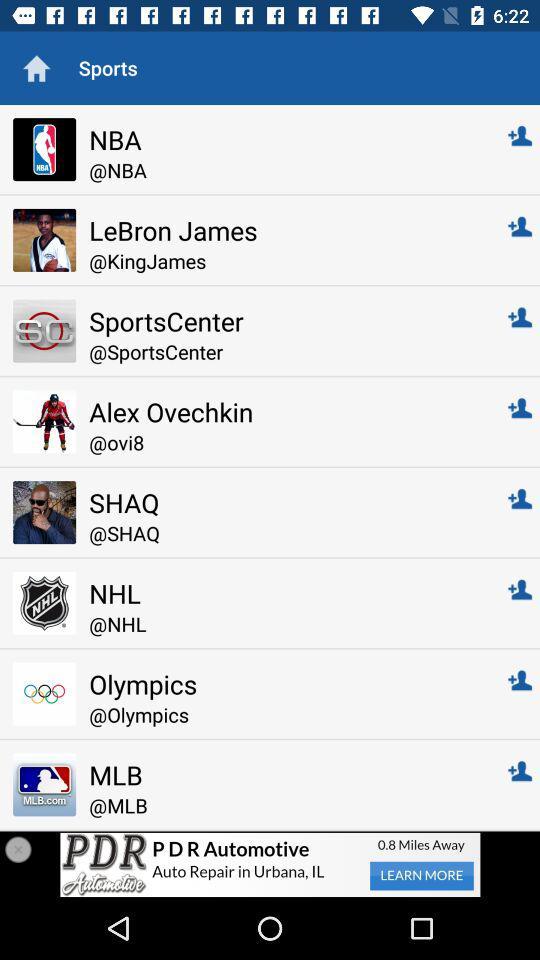 Image resolution: width=540 pixels, height=960 pixels. What do you see at coordinates (36, 68) in the screenshot?
I see `the icon next to sports` at bounding box center [36, 68].